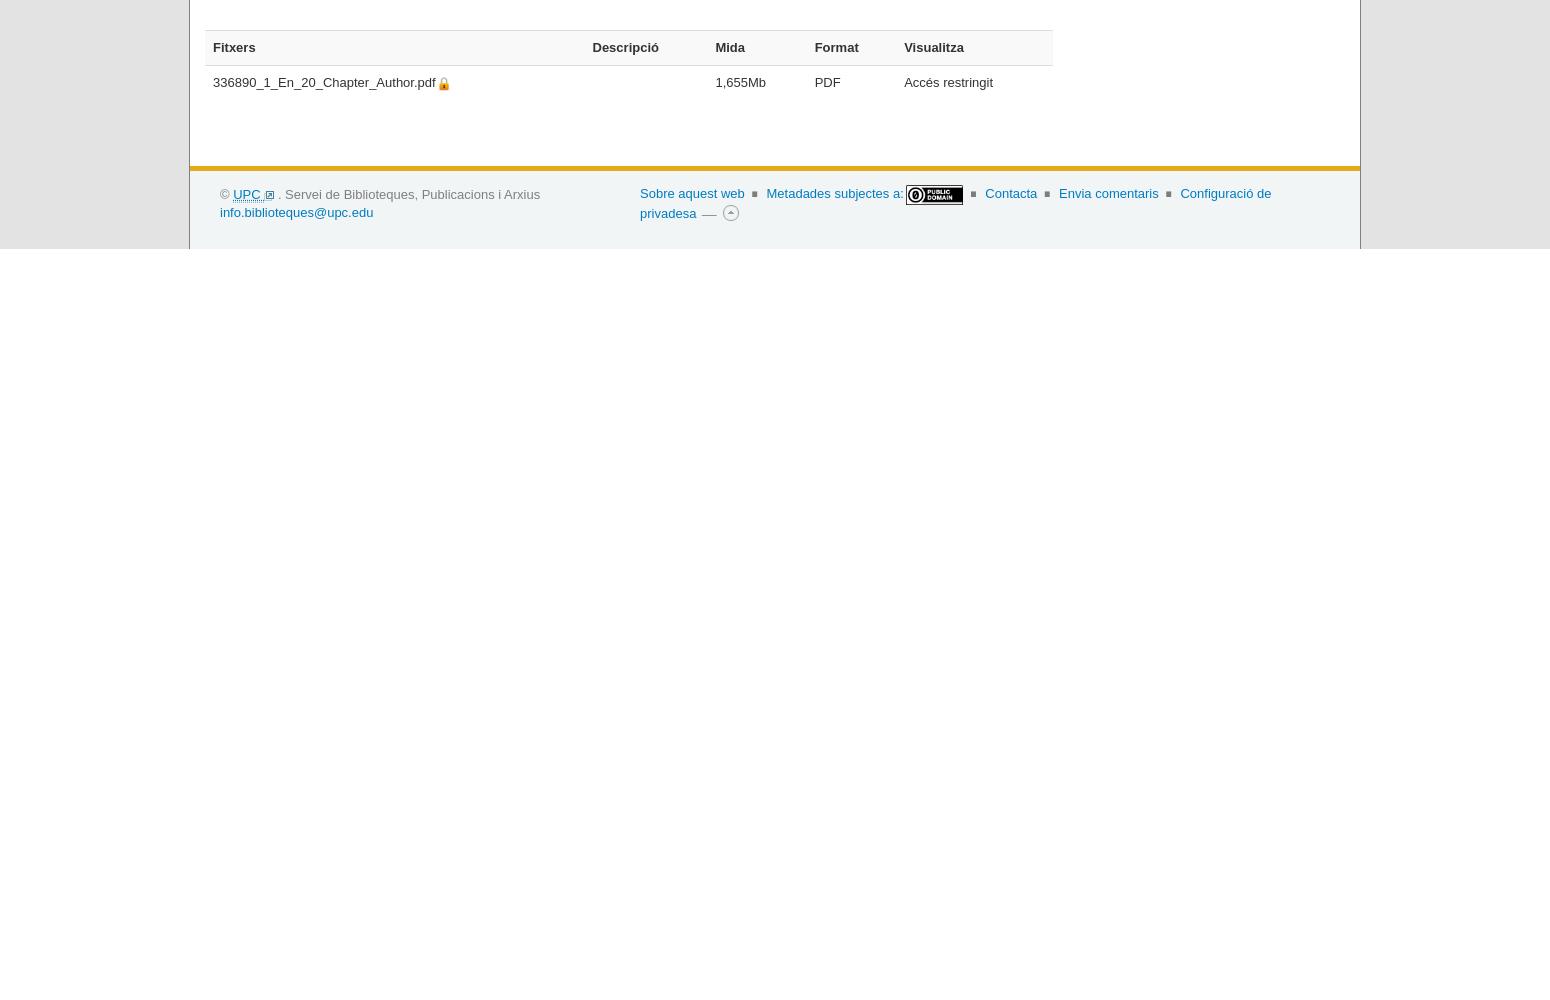  Describe the element at coordinates (322, 81) in the screenshot. I see `'336890_1_En_20_Chapter_Author.pdf'` at that location.